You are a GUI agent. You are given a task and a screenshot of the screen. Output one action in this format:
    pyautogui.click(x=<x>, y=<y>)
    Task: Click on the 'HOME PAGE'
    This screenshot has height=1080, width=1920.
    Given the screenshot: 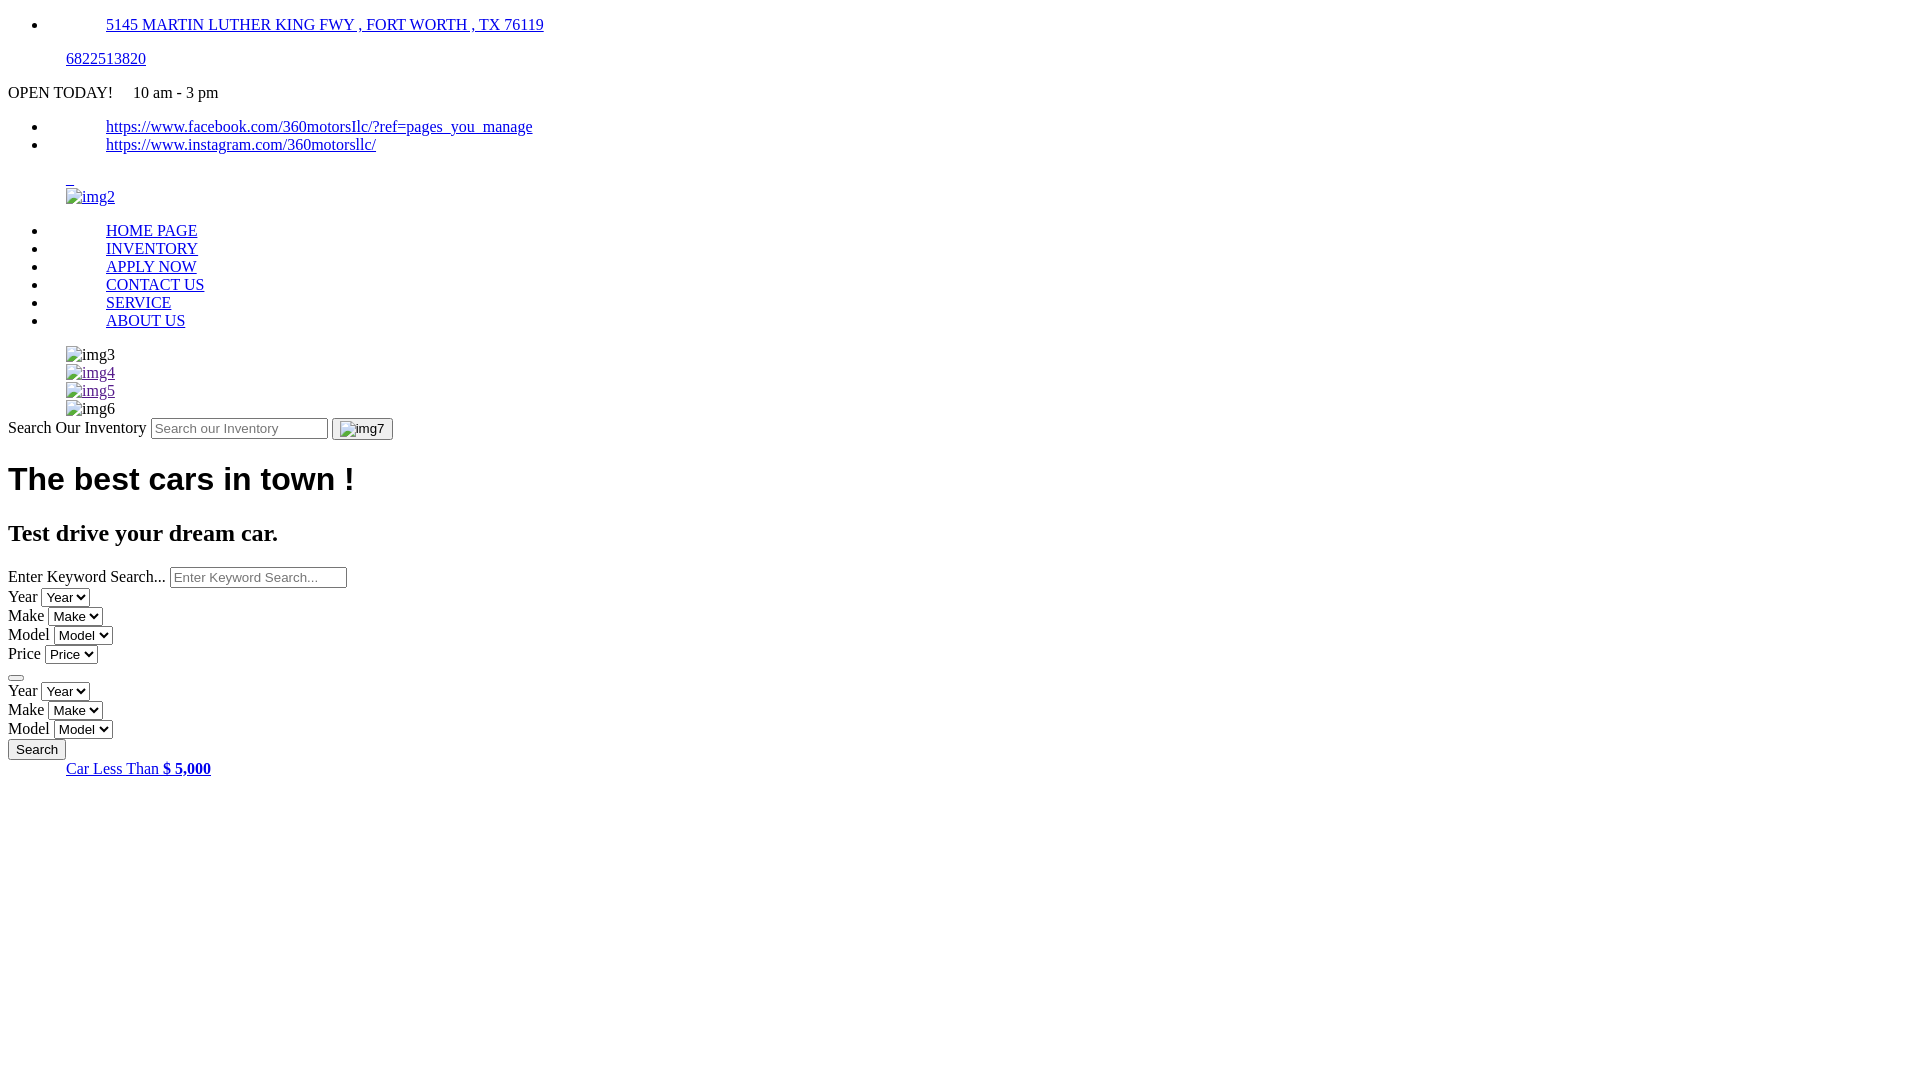 What is the action you would take?
    pyautogui.click(x=150, y=229)
    